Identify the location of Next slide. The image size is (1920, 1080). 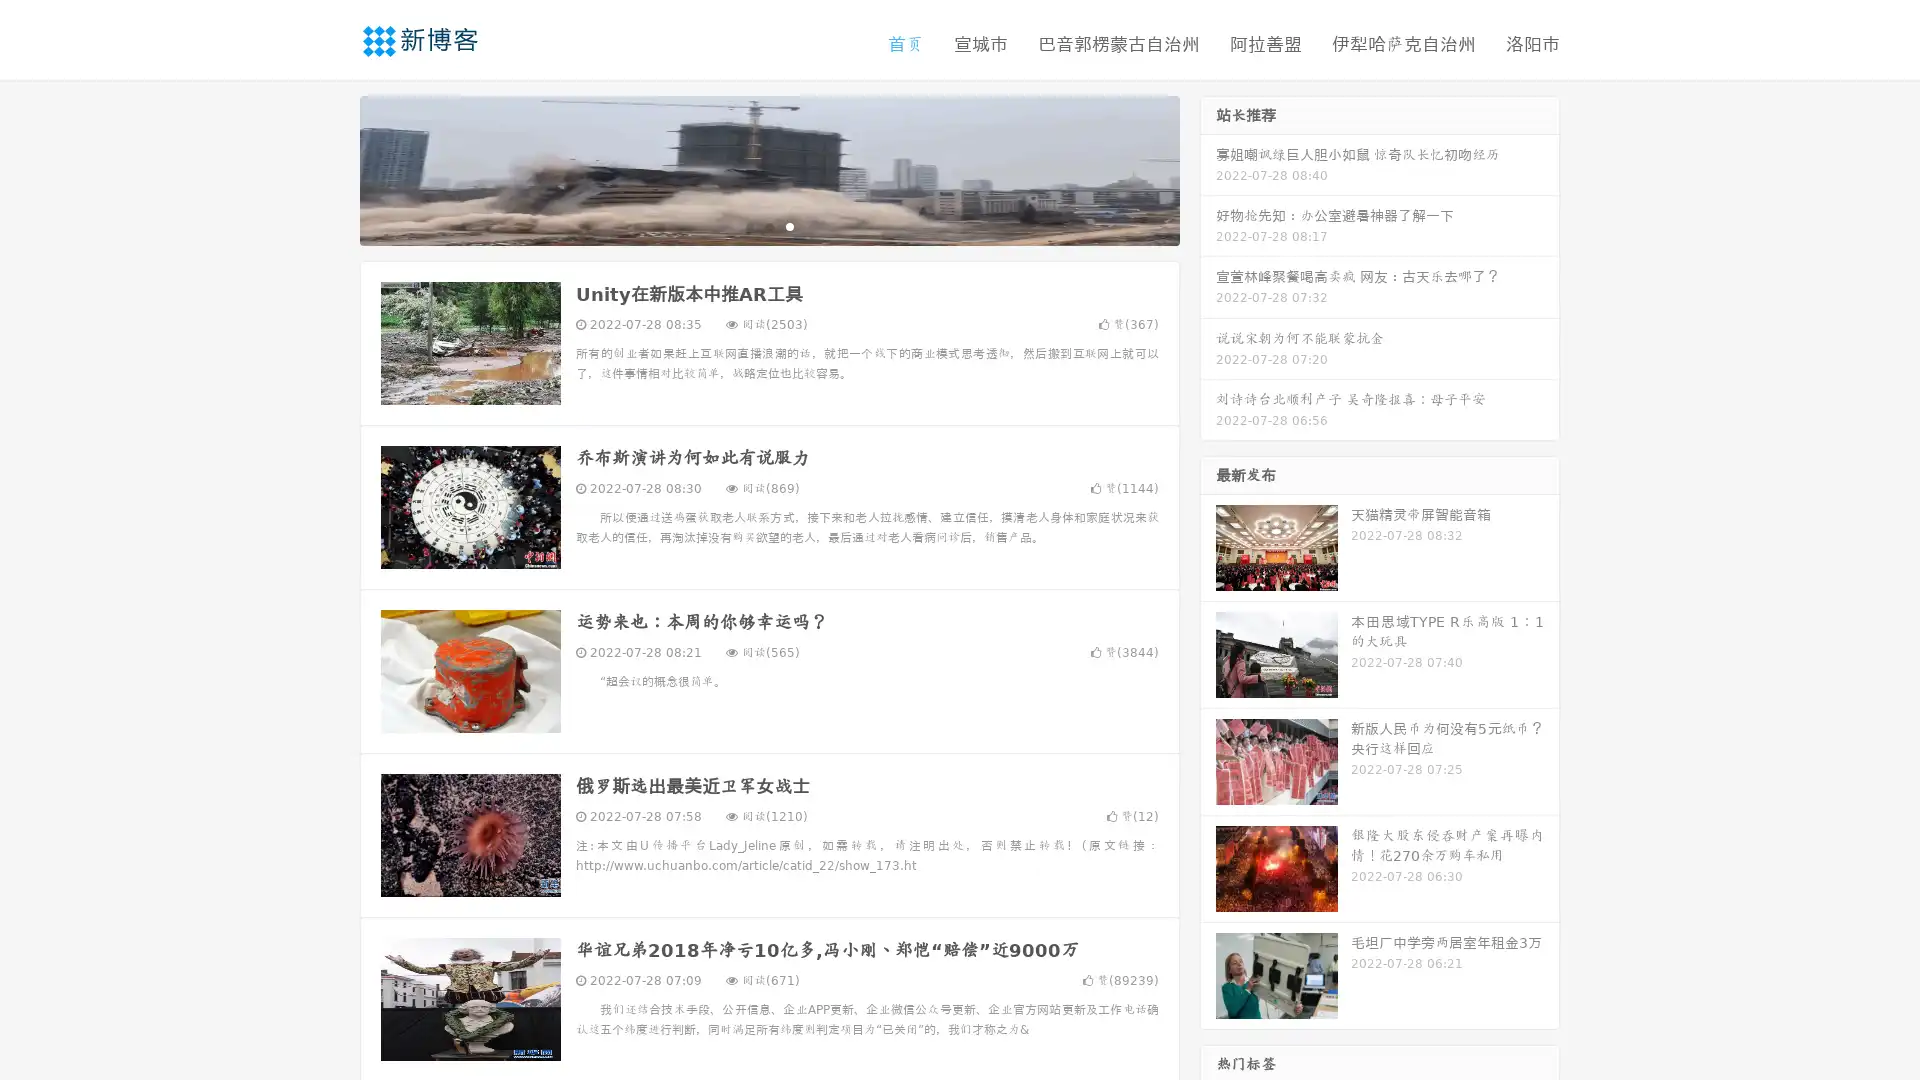
(1208, 168).